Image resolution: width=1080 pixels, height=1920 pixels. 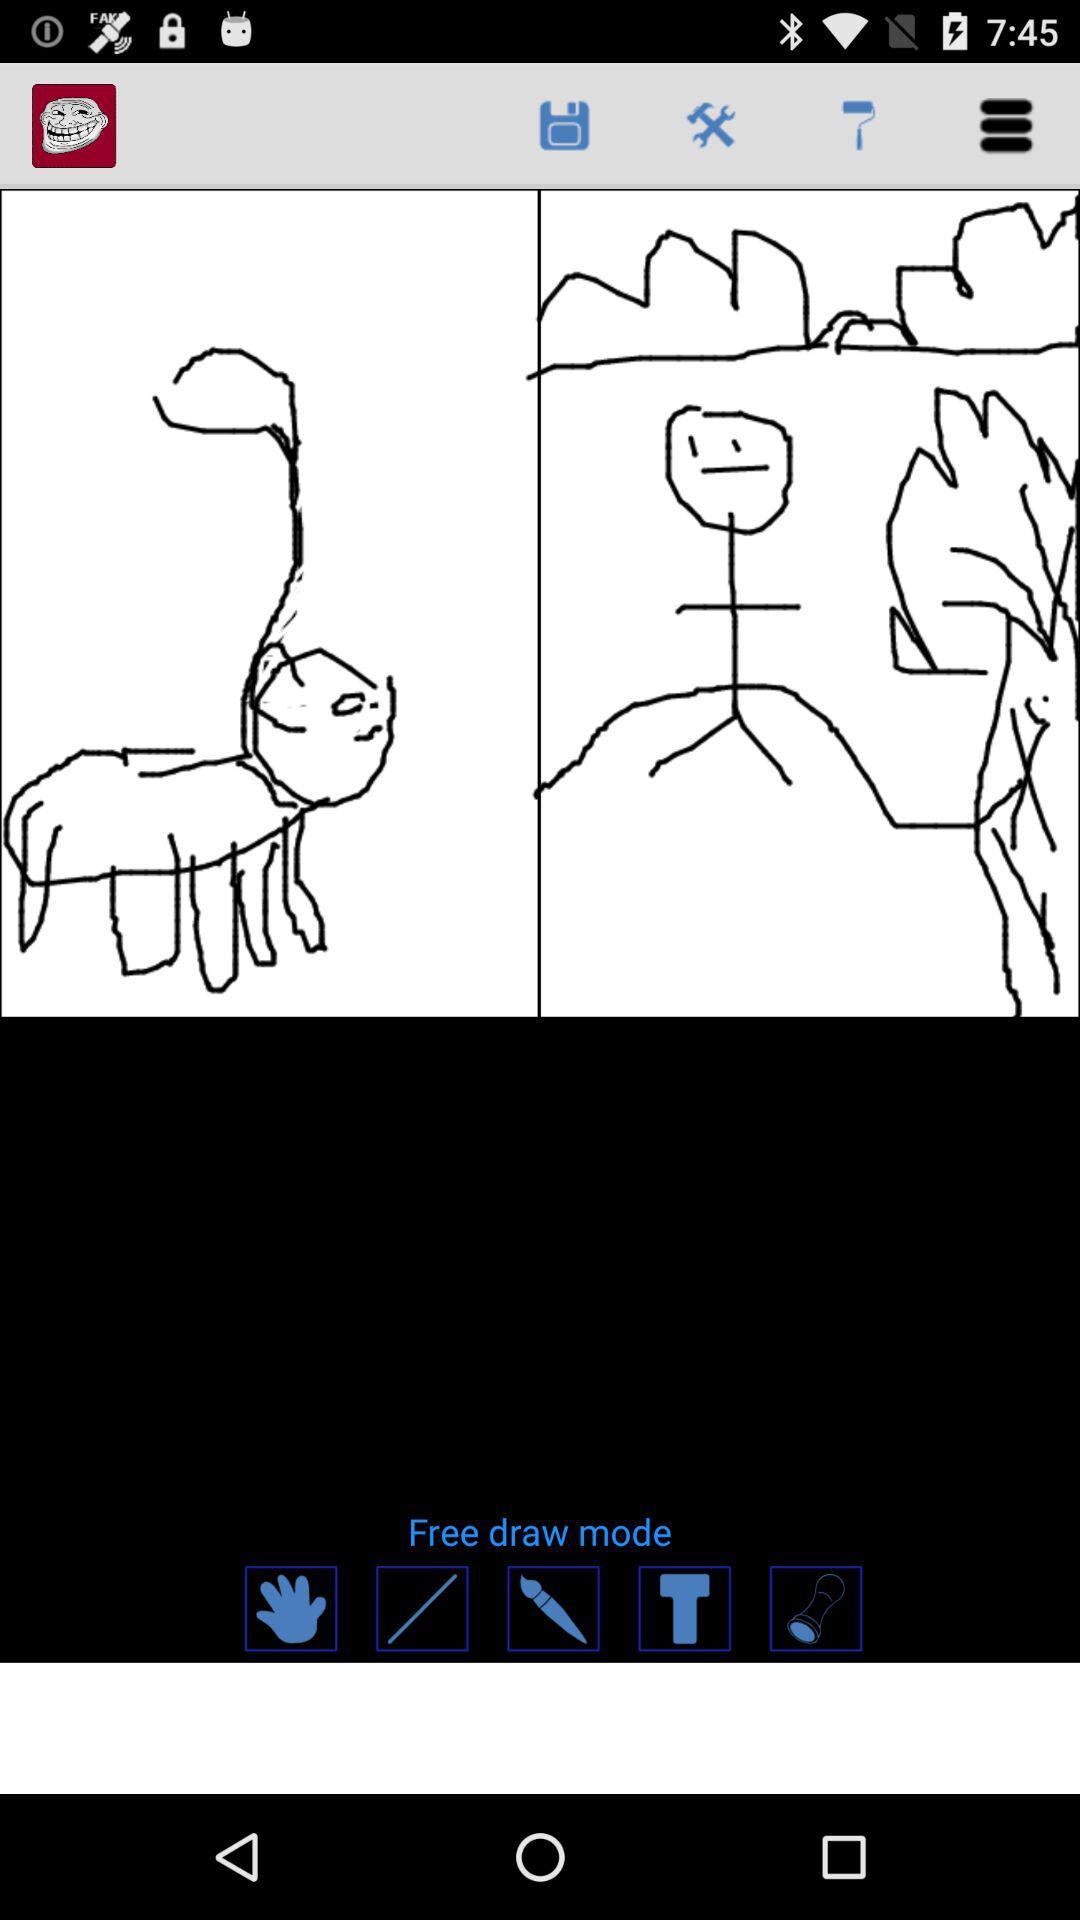 I want to click on brush tool, so click(x=552, y=1608).